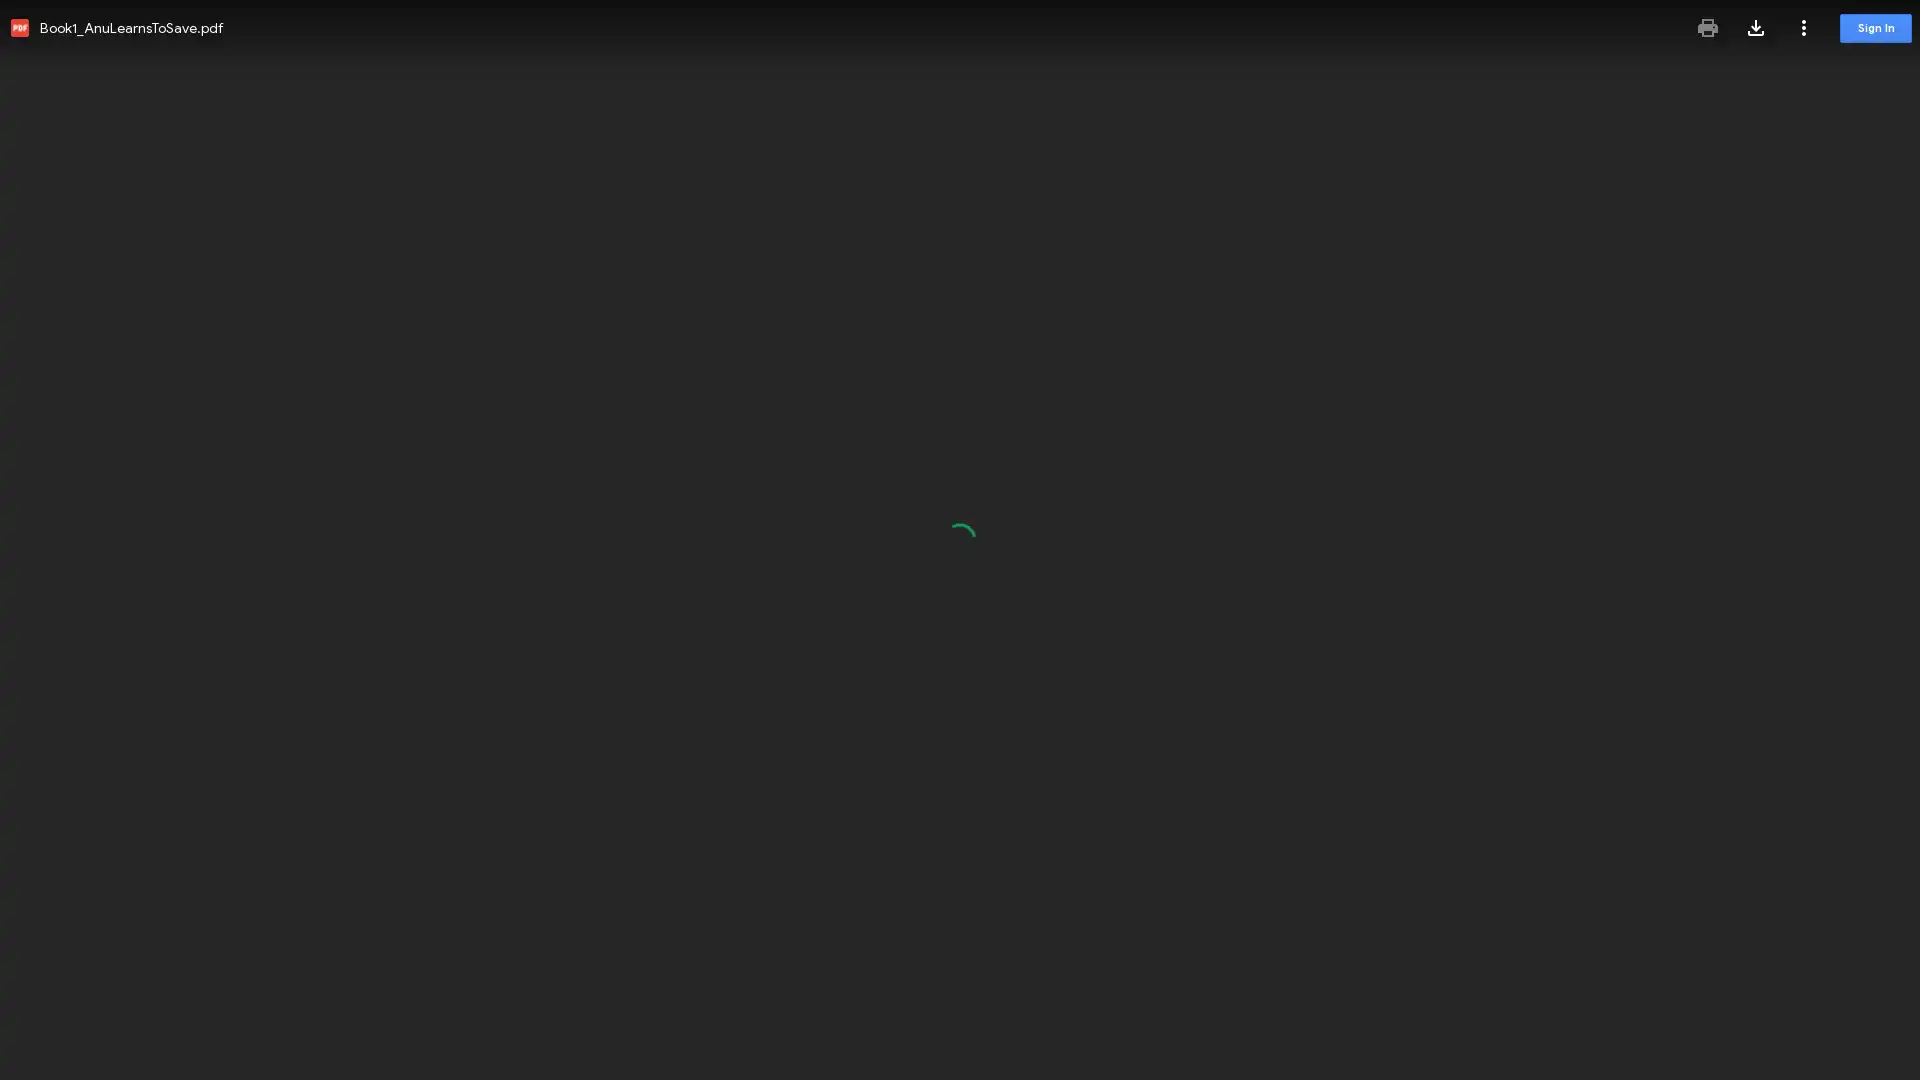 This screenshot has height=1080, width=1920. Describe the element at coordinates (1707, 27) in the screenshot. I see `Printing not yet available` at that location.